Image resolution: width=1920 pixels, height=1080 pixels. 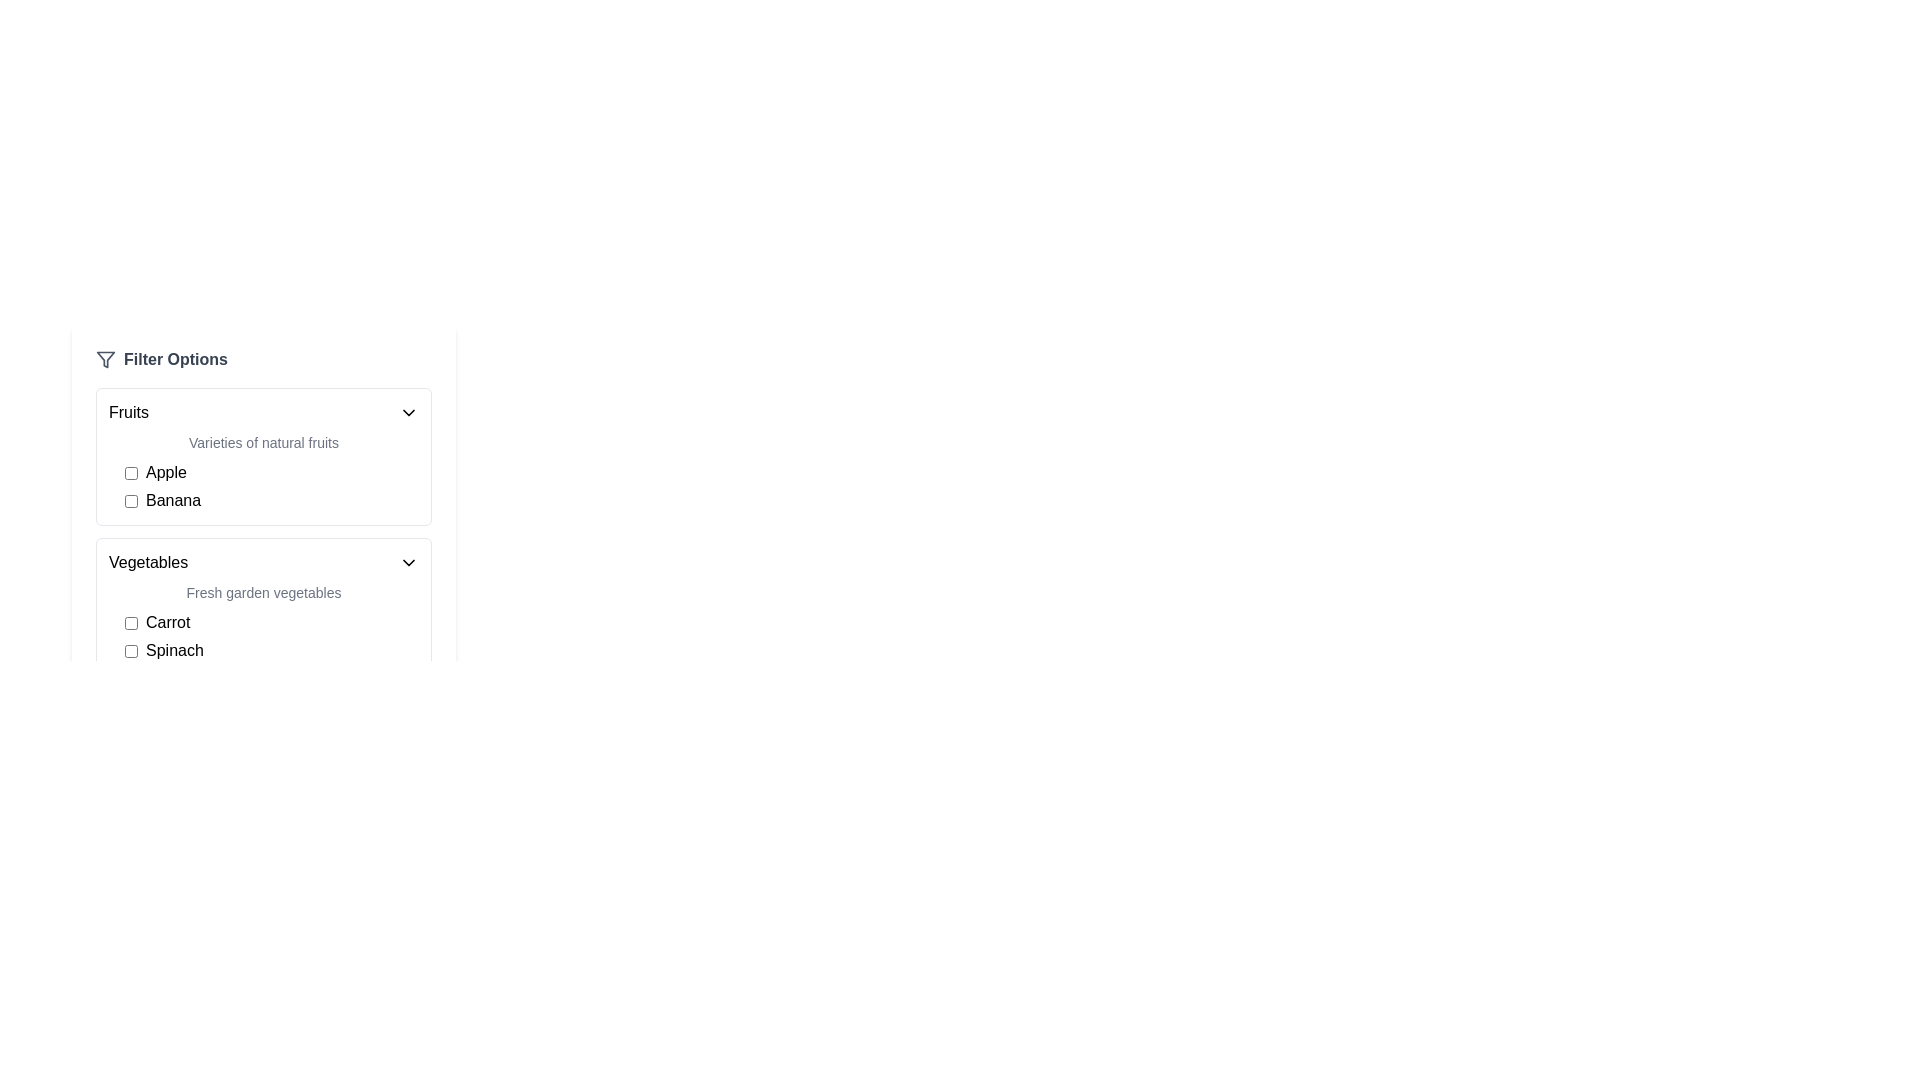 What do you see at coordinates (407, 411) in the screenshot?
I see `the downward-pointing arrow icon button in the top-right corner of the 'Fruits' category section` at bounding box center [407, 411].